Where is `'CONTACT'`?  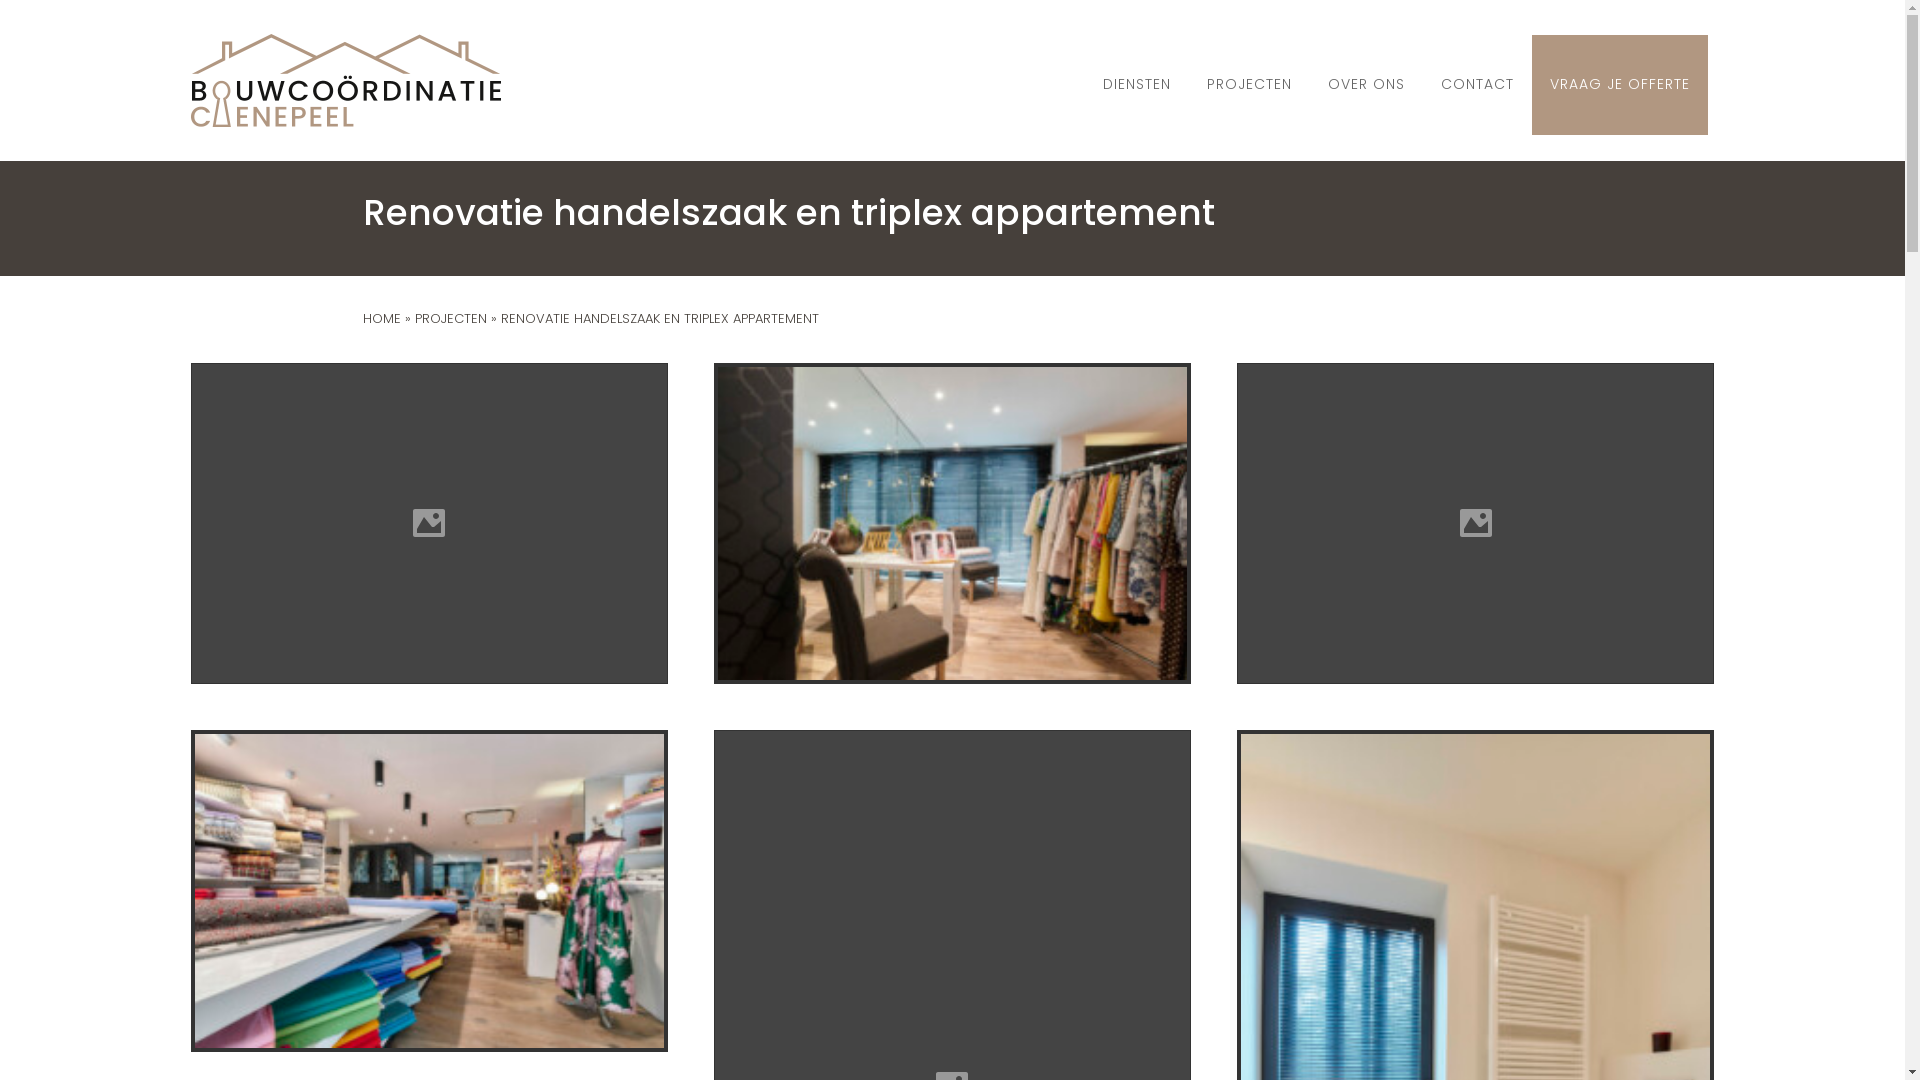
'CONTACT' is located at coordinates (1477, 83).